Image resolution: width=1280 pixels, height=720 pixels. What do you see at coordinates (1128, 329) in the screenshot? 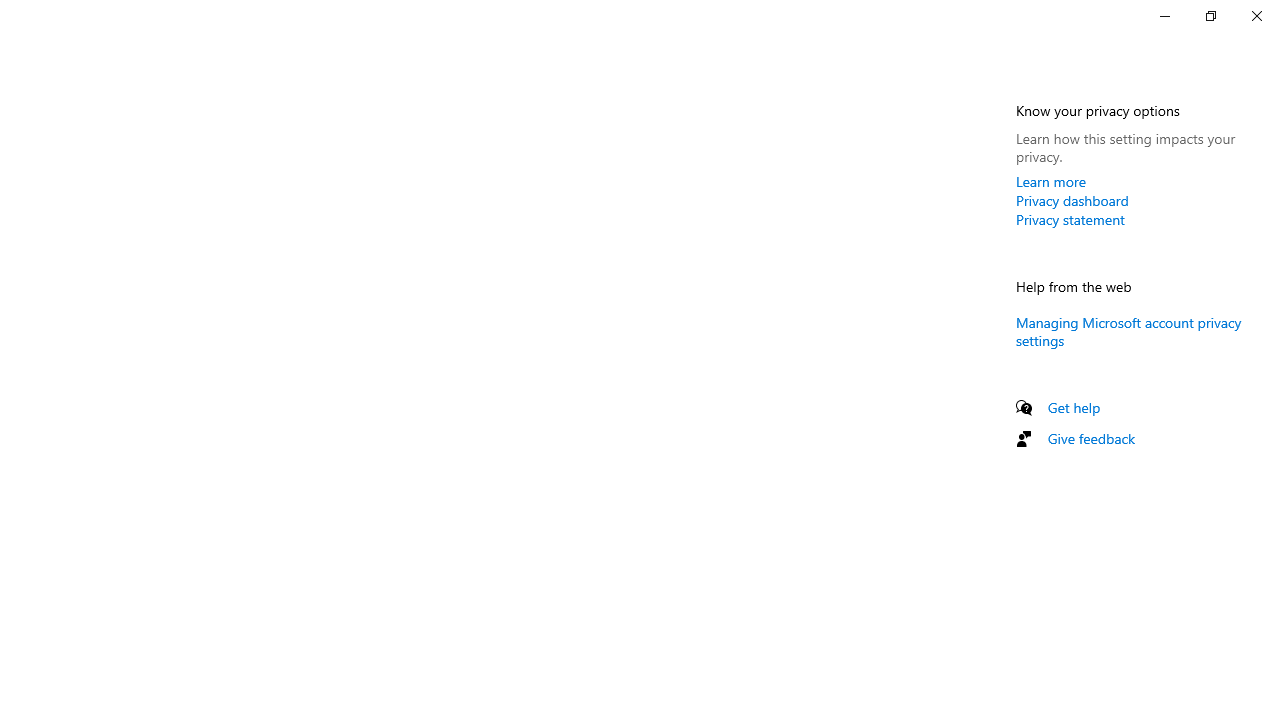
I see `'Managing Microsoft account privacy settings'` at bounding box center [1128, 329].